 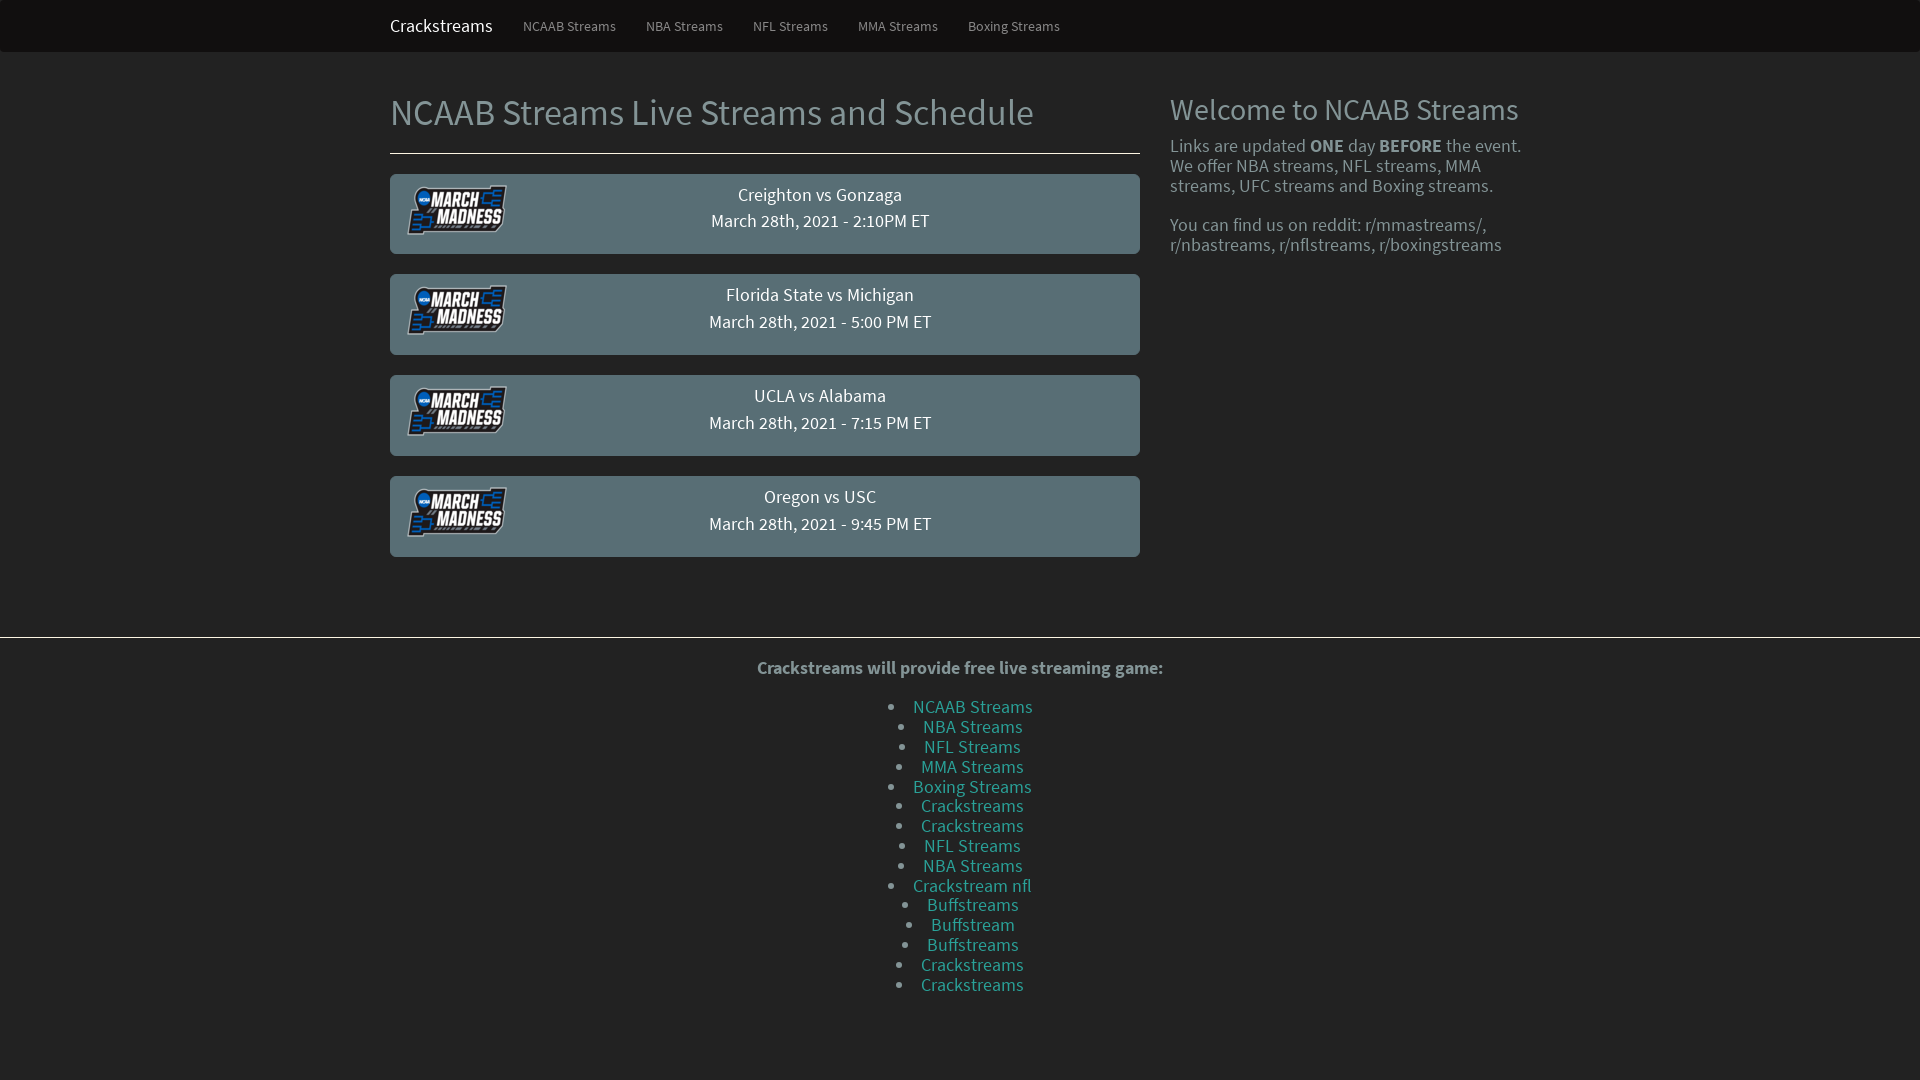 I want to click on 'Crackstream nfl', so click(x=972, y=884).